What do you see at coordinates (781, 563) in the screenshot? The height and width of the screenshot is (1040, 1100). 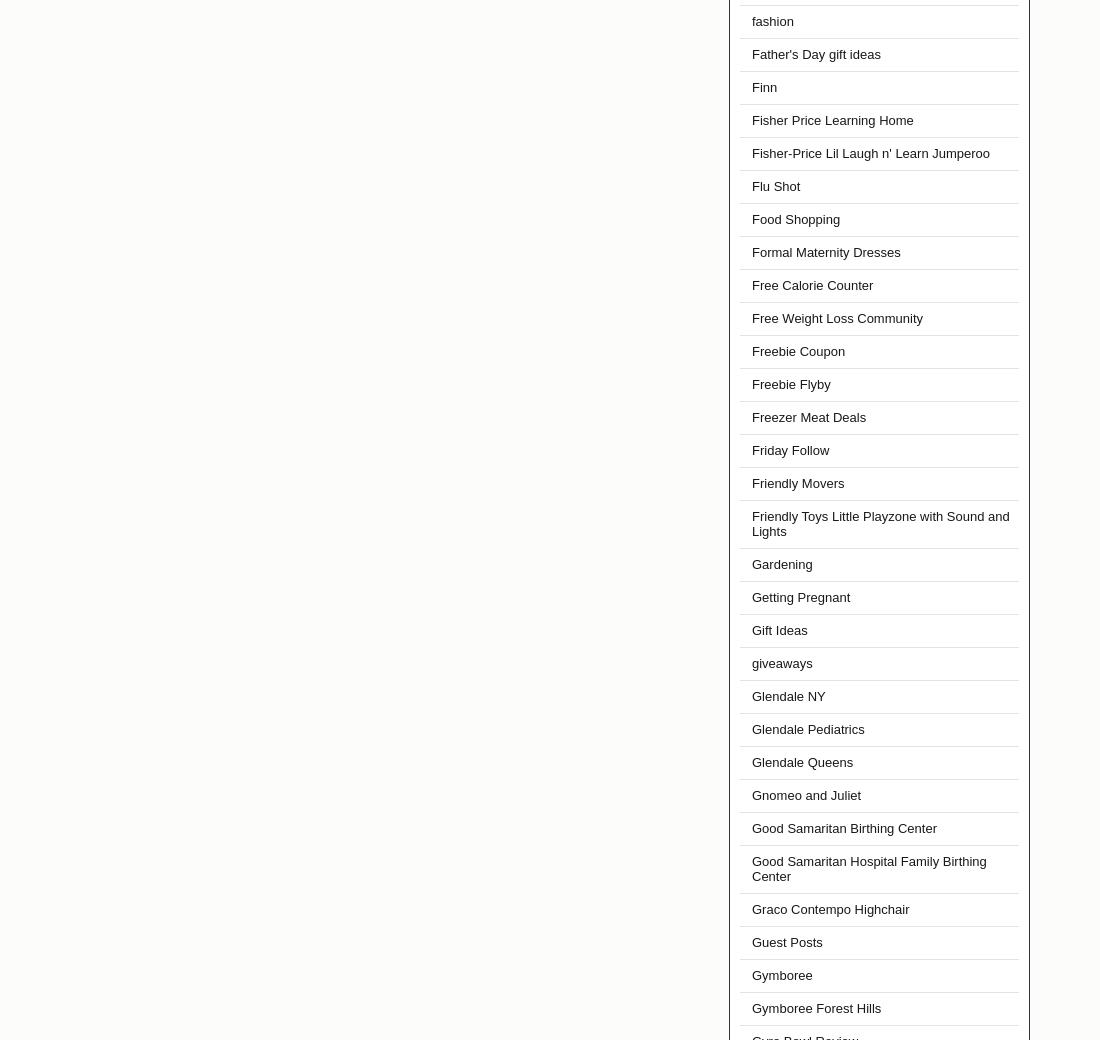 I see `'Gardening'` at bounding box center [781, 563].